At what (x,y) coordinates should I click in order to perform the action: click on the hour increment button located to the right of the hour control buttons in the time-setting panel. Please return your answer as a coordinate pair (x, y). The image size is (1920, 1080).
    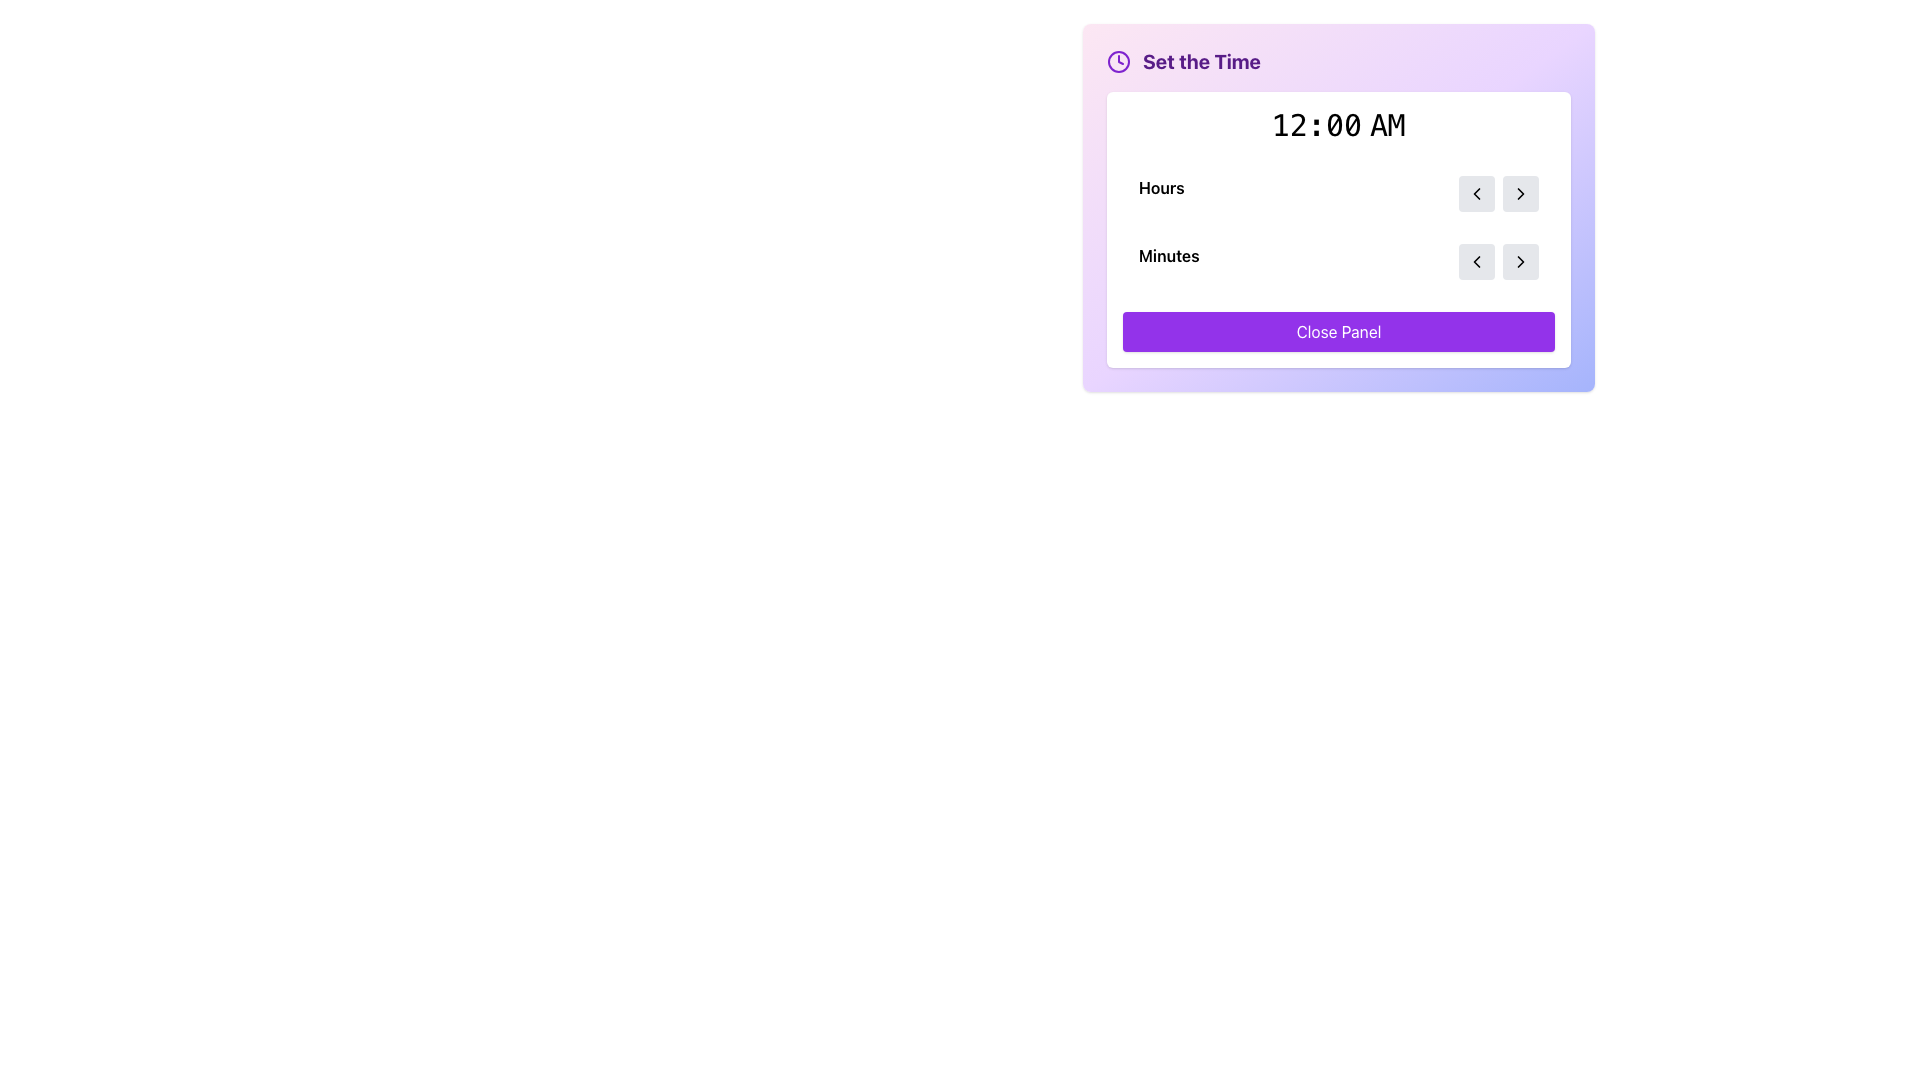
    Looking at the image, I should click on (1520, 193).